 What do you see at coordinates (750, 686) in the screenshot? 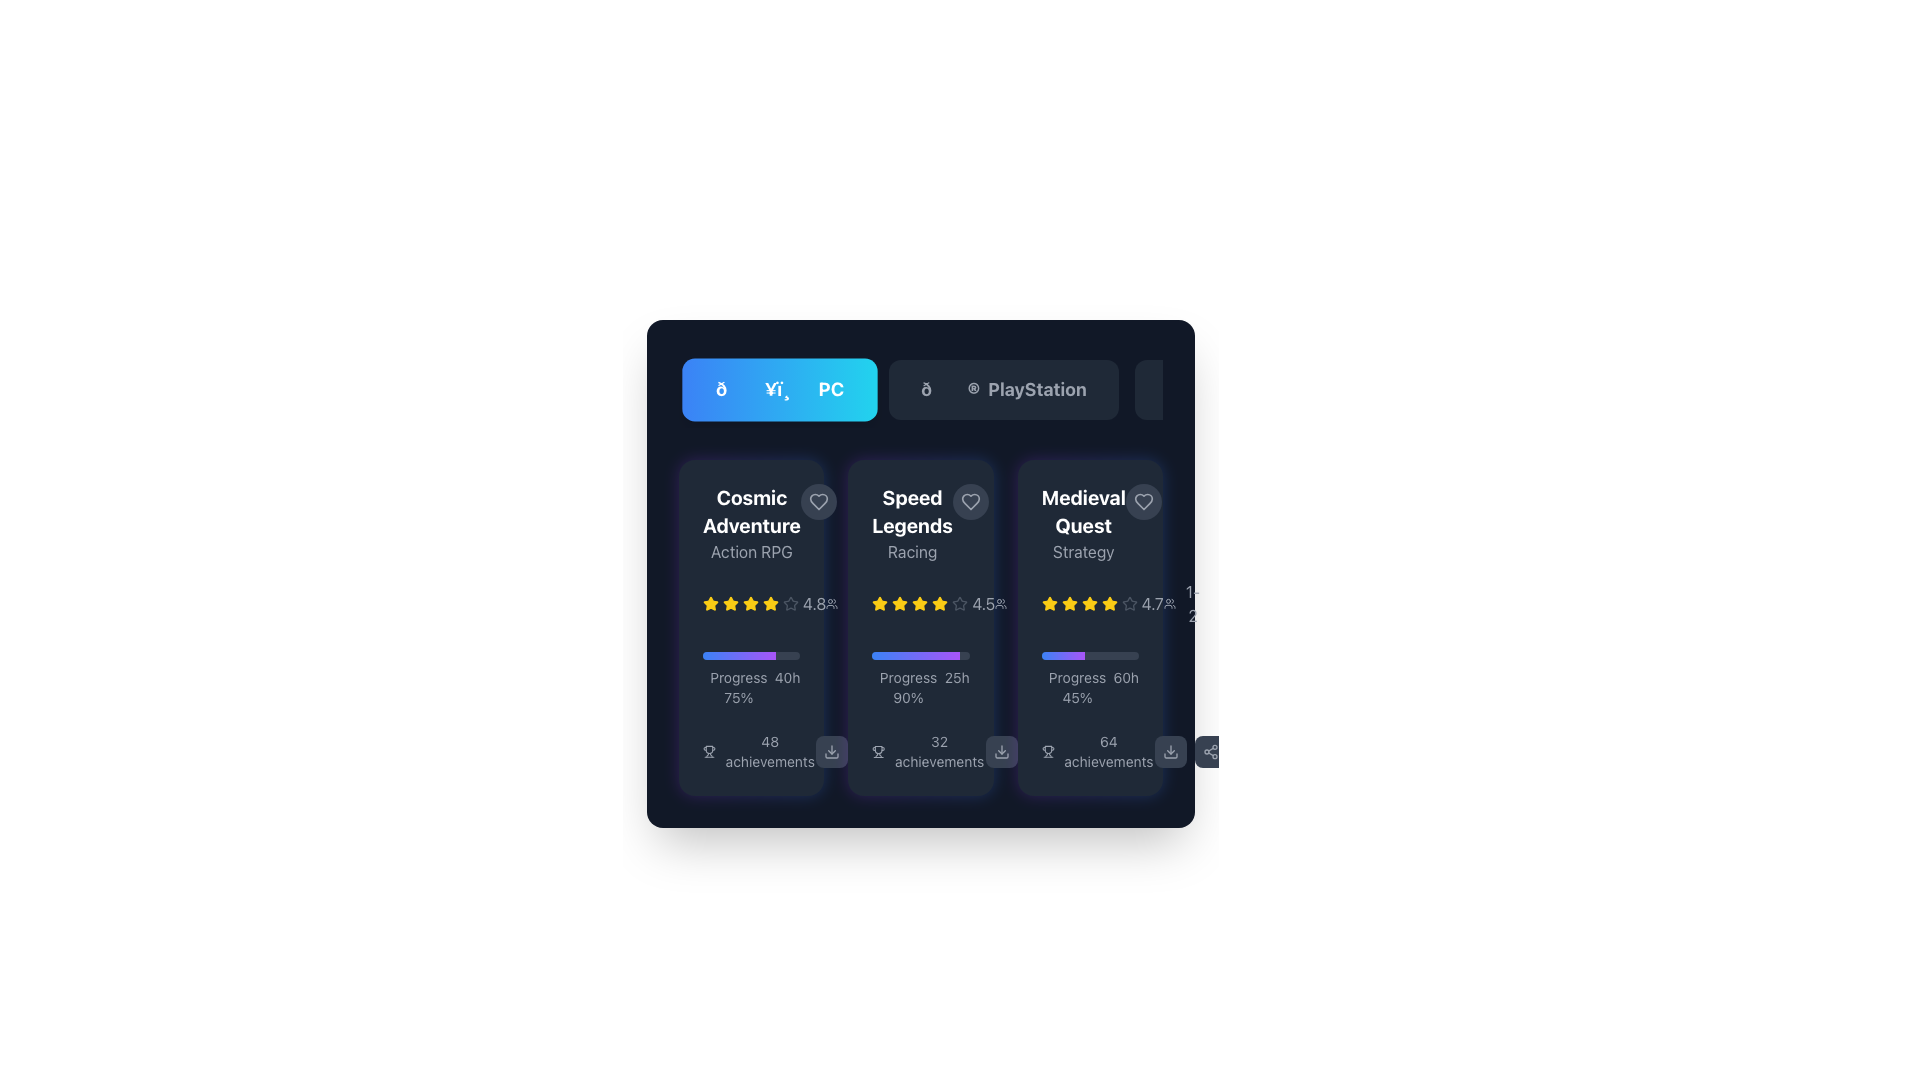
I see `the informational display label showing progress information for the game 'Cosmic Adventure'` at bounding box center [750, 686].